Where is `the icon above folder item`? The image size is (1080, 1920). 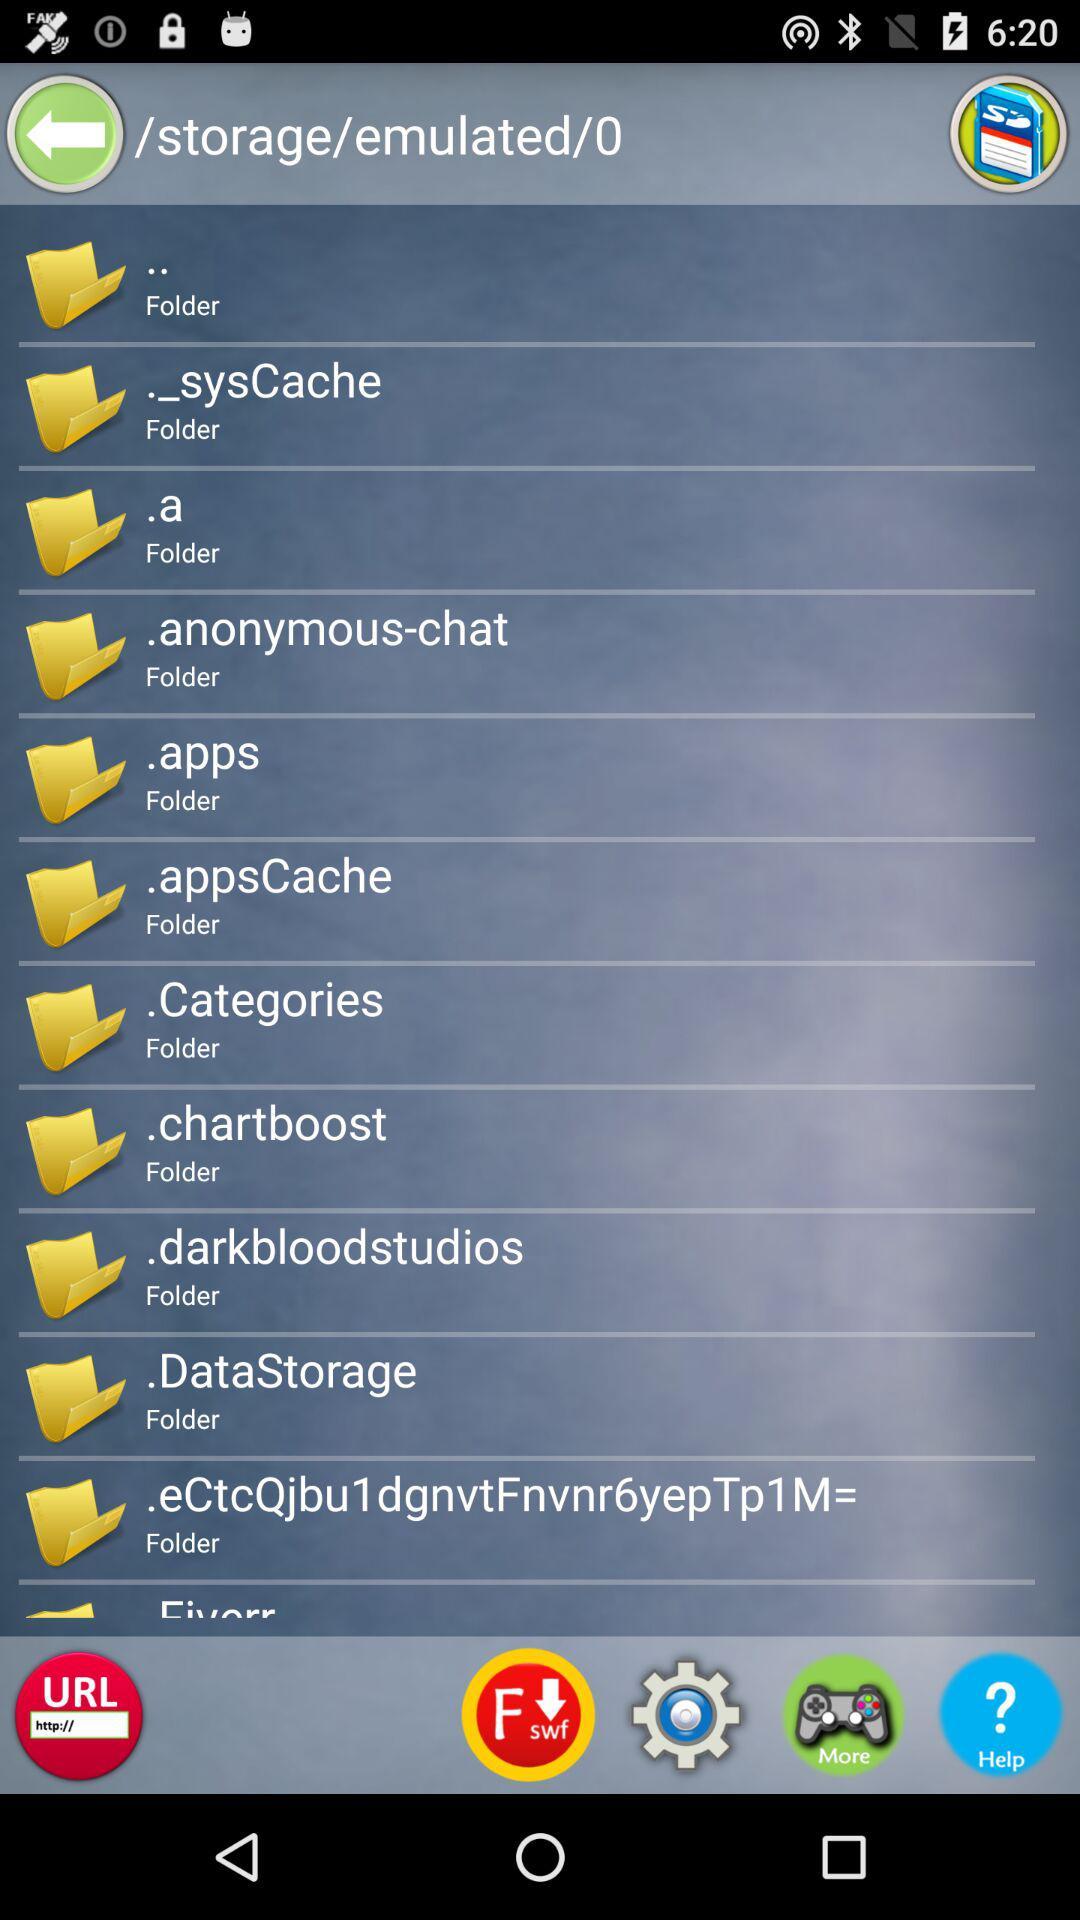 the icon above folder item is located at coordinates (265, 1121).